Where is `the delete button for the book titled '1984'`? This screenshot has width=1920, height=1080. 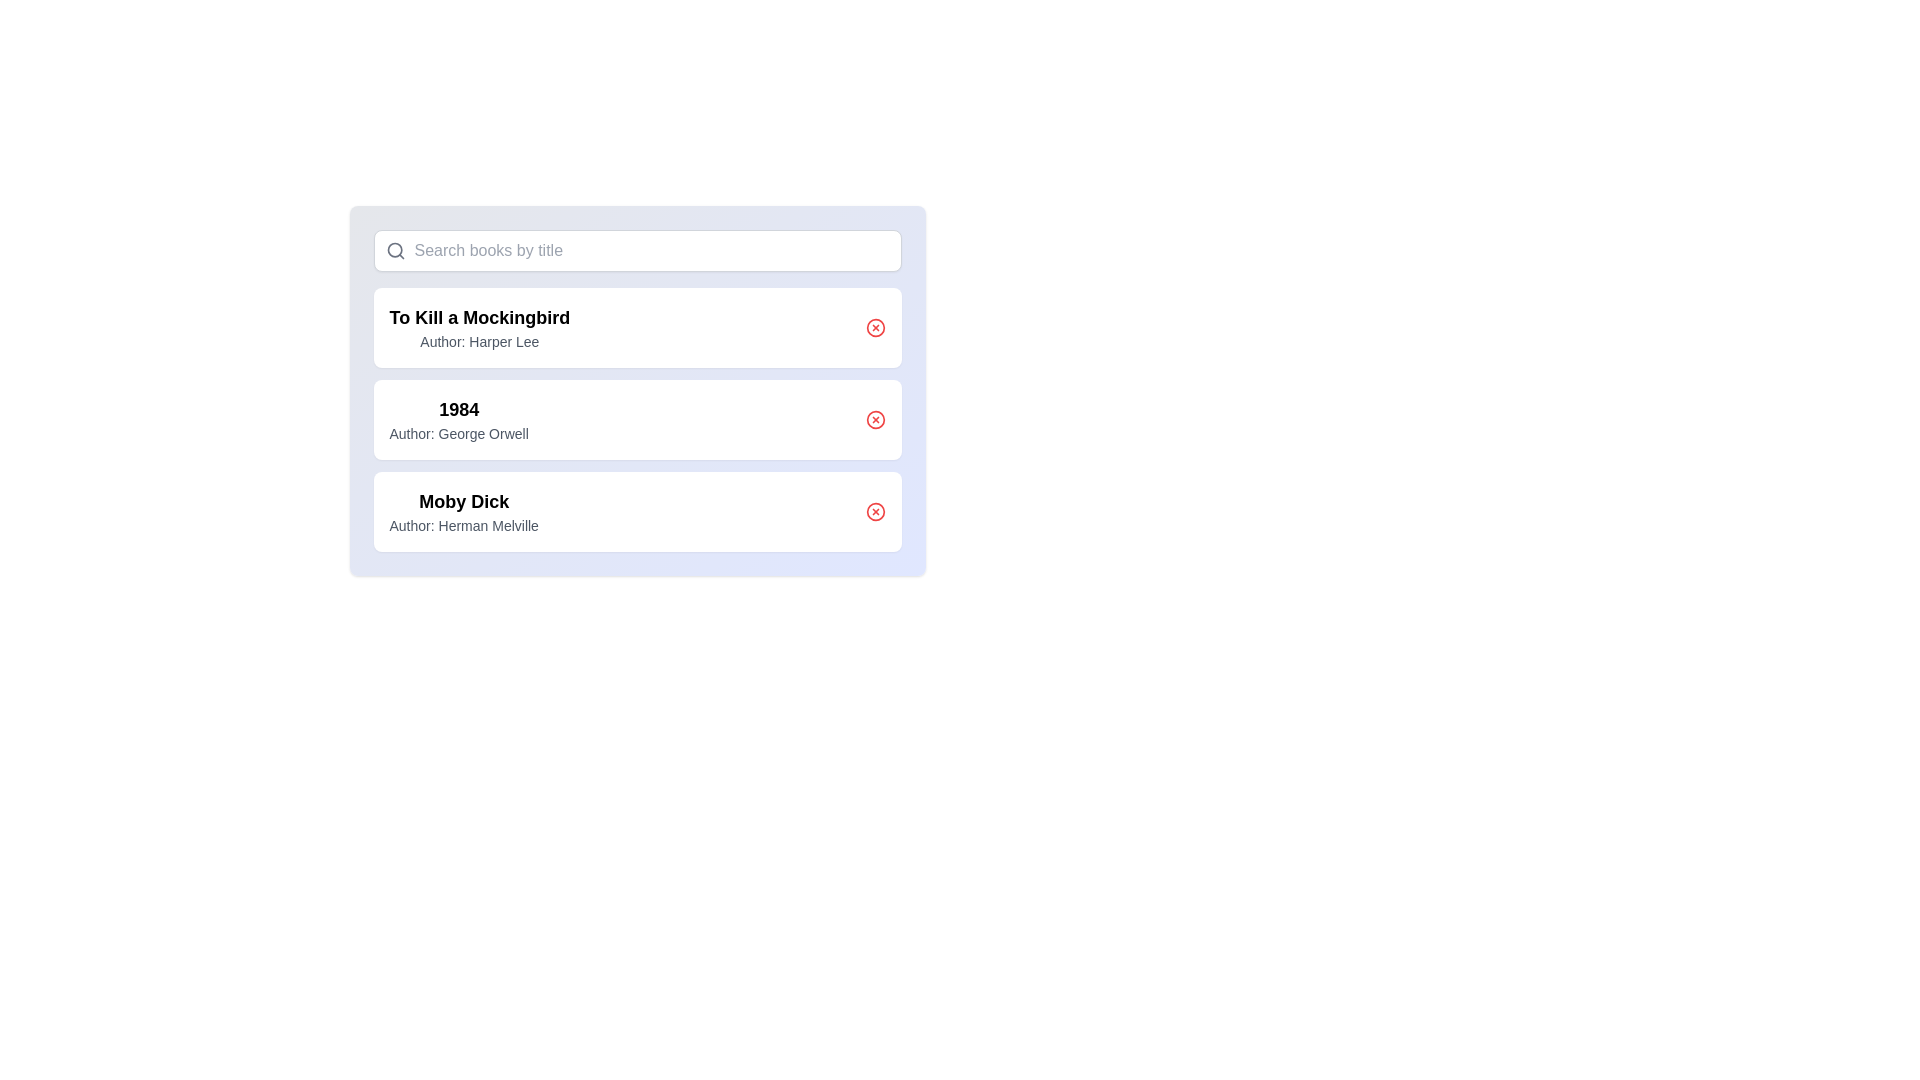
the delete button for the book titled '1984' is located at coordinates (875, 419).